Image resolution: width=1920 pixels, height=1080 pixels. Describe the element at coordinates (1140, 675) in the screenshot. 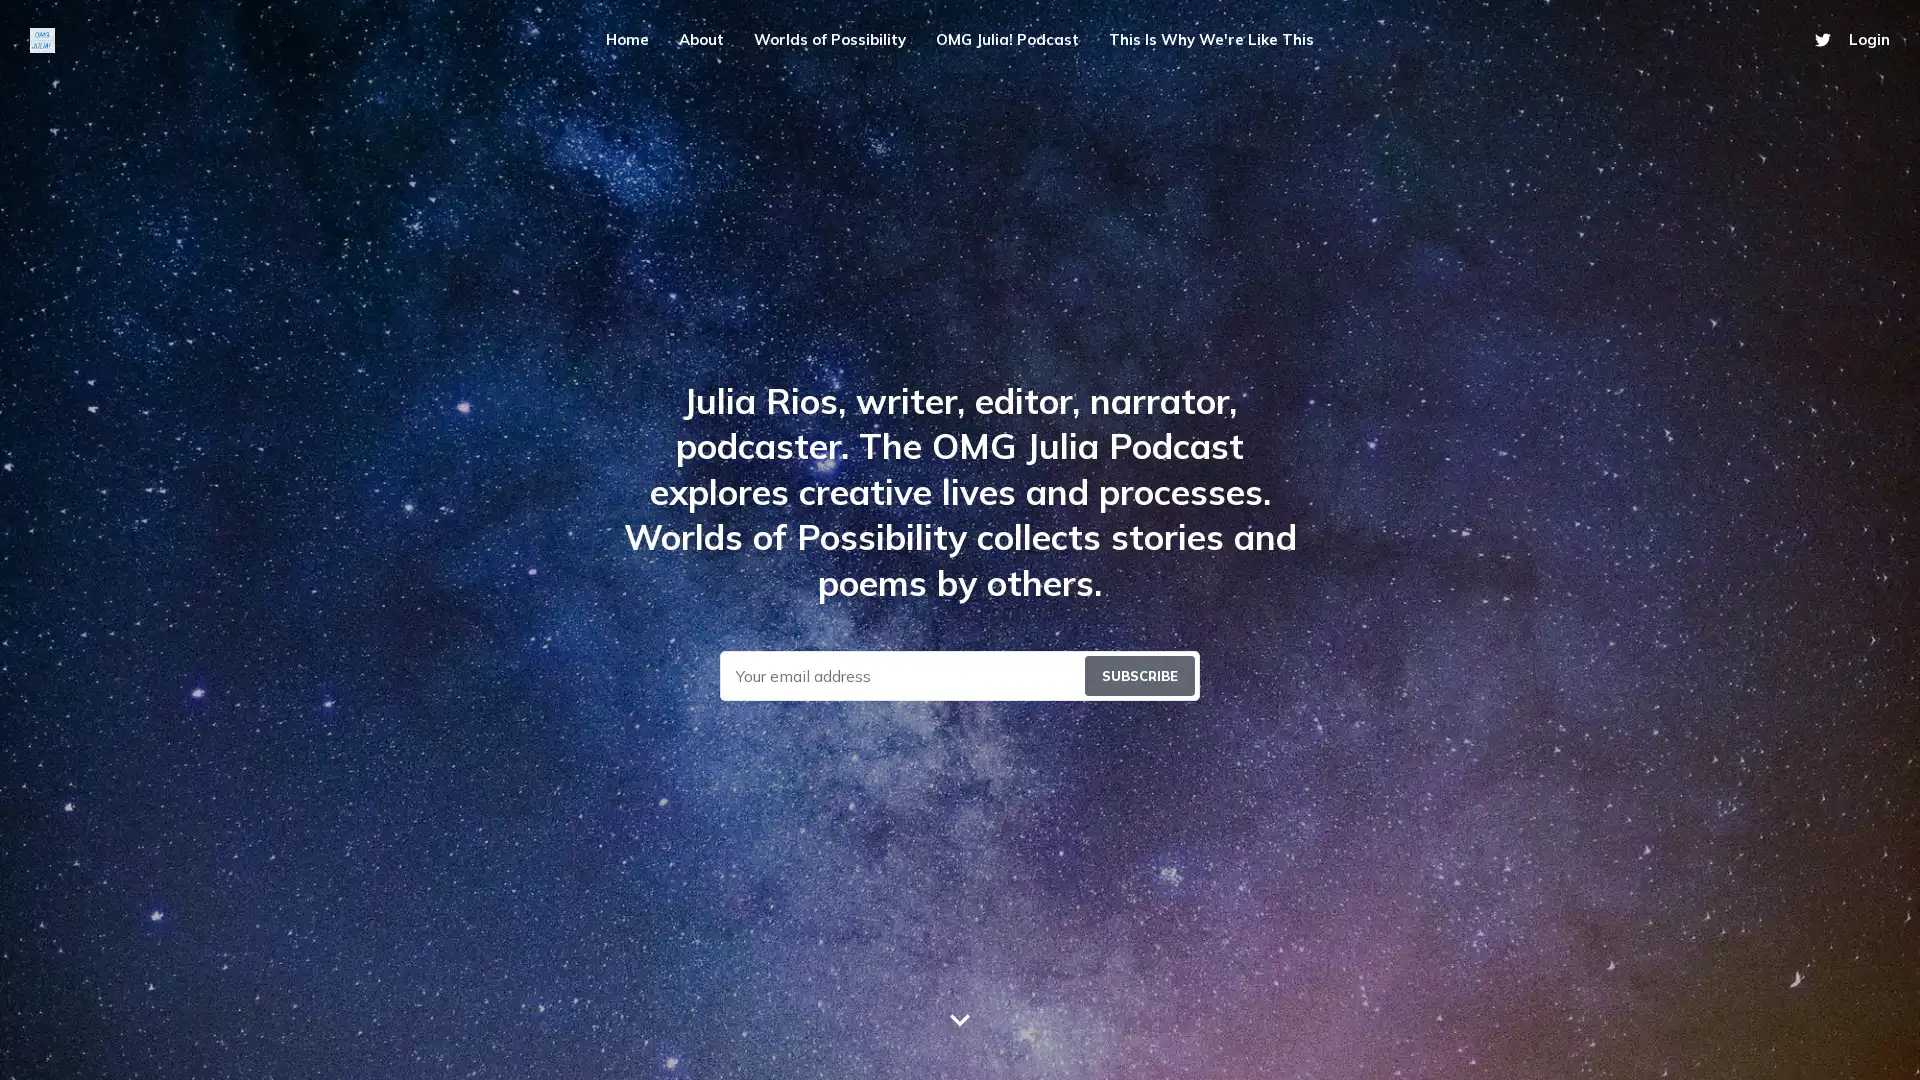

I see `Submit` at that location.